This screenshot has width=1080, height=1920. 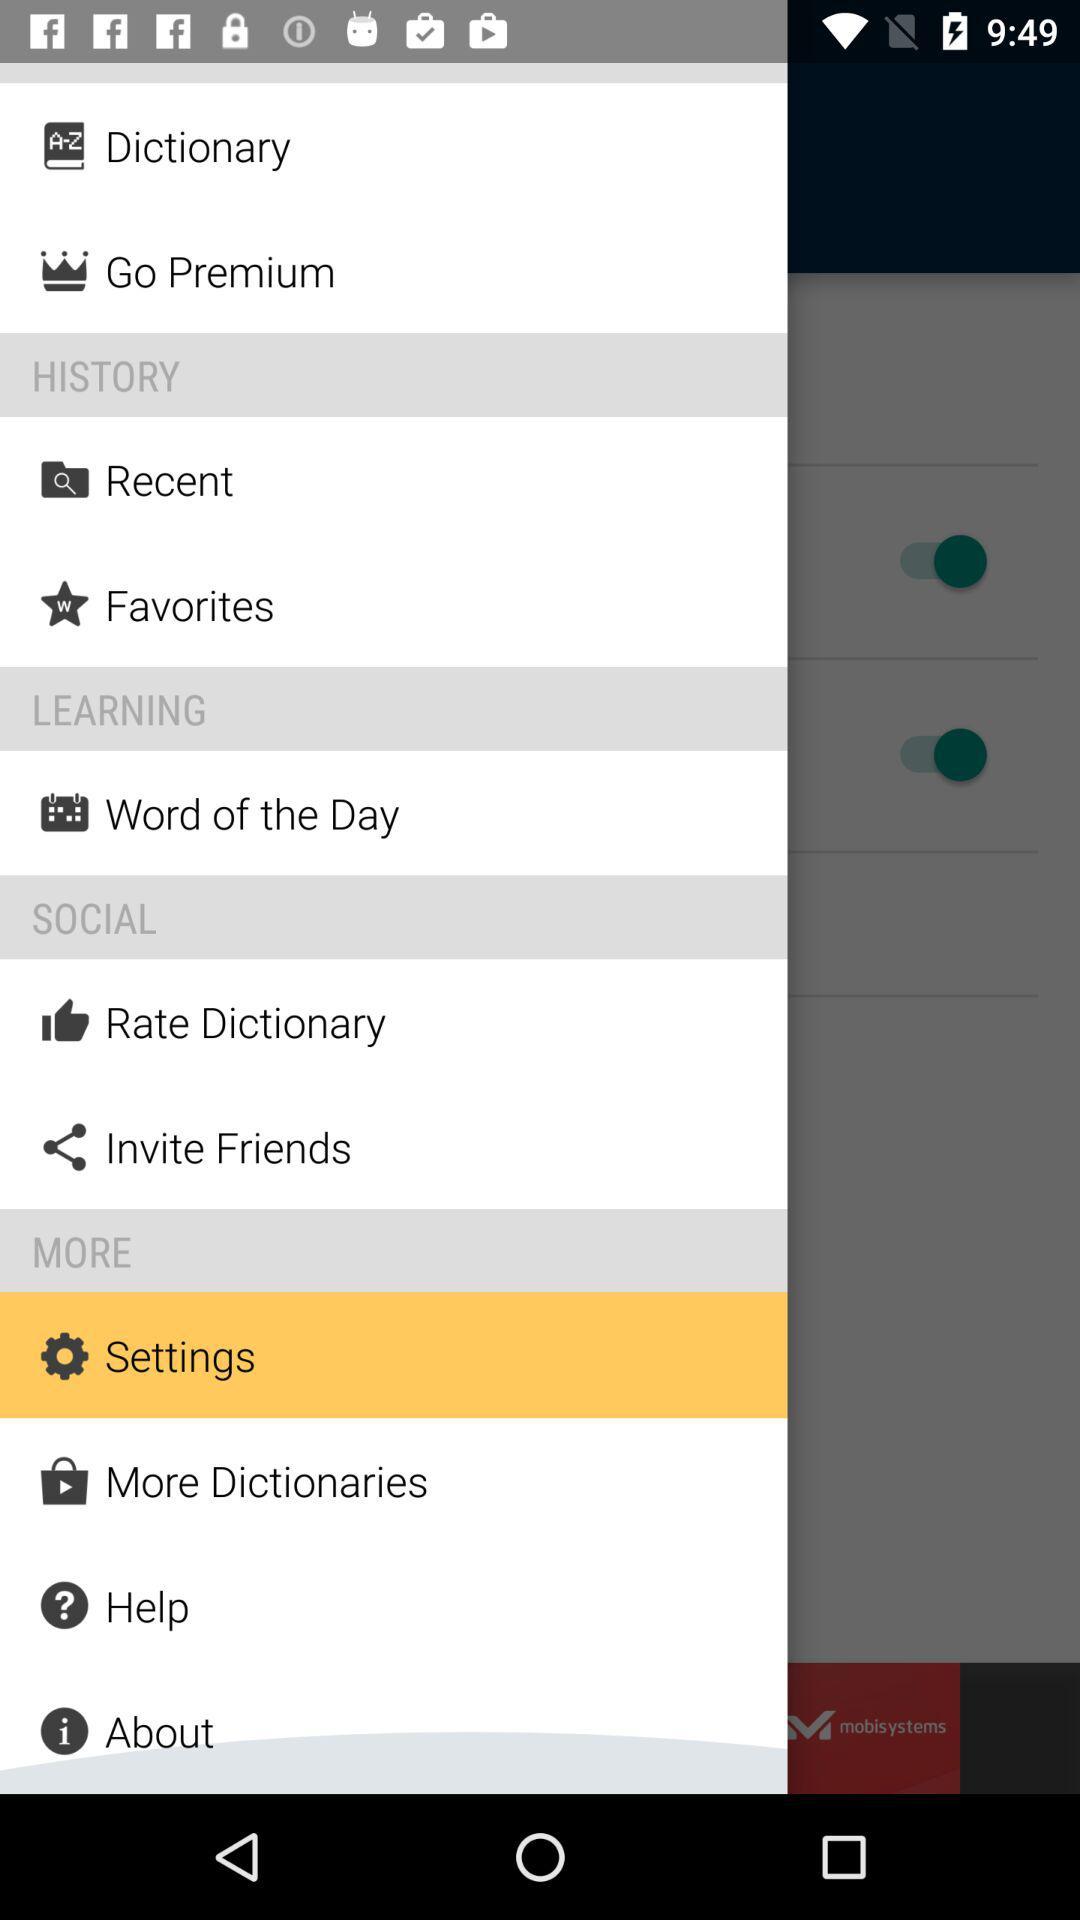 I want to click on the book icon, so click(x=72, y=168).